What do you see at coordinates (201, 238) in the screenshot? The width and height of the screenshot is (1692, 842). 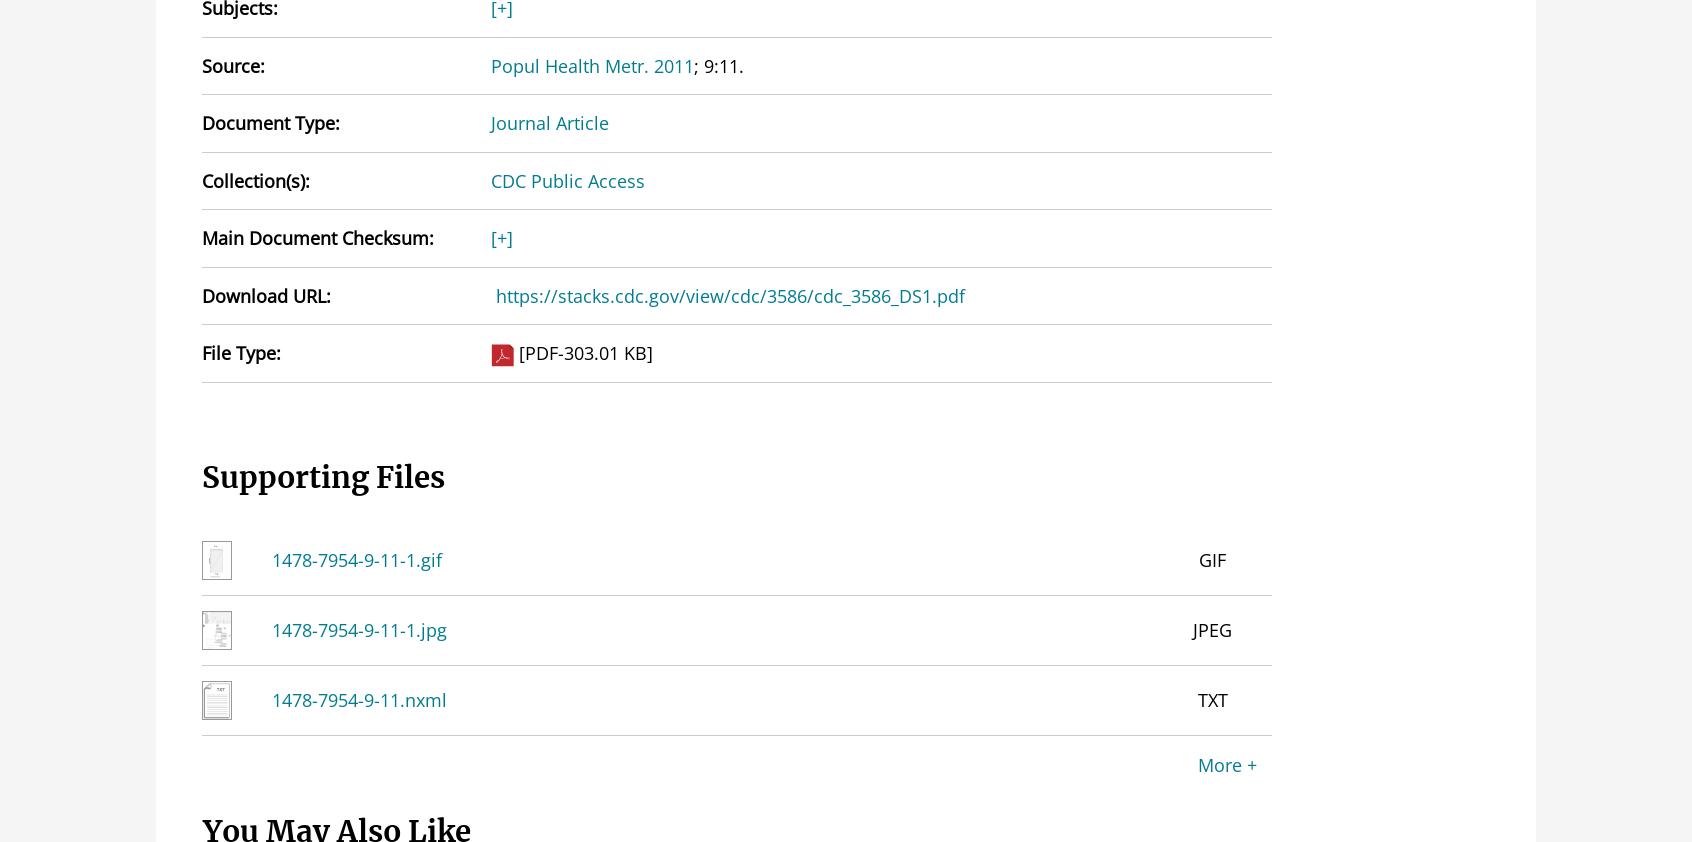 I see `'Main Document Checksum:'` at bounding box center [201, 238].